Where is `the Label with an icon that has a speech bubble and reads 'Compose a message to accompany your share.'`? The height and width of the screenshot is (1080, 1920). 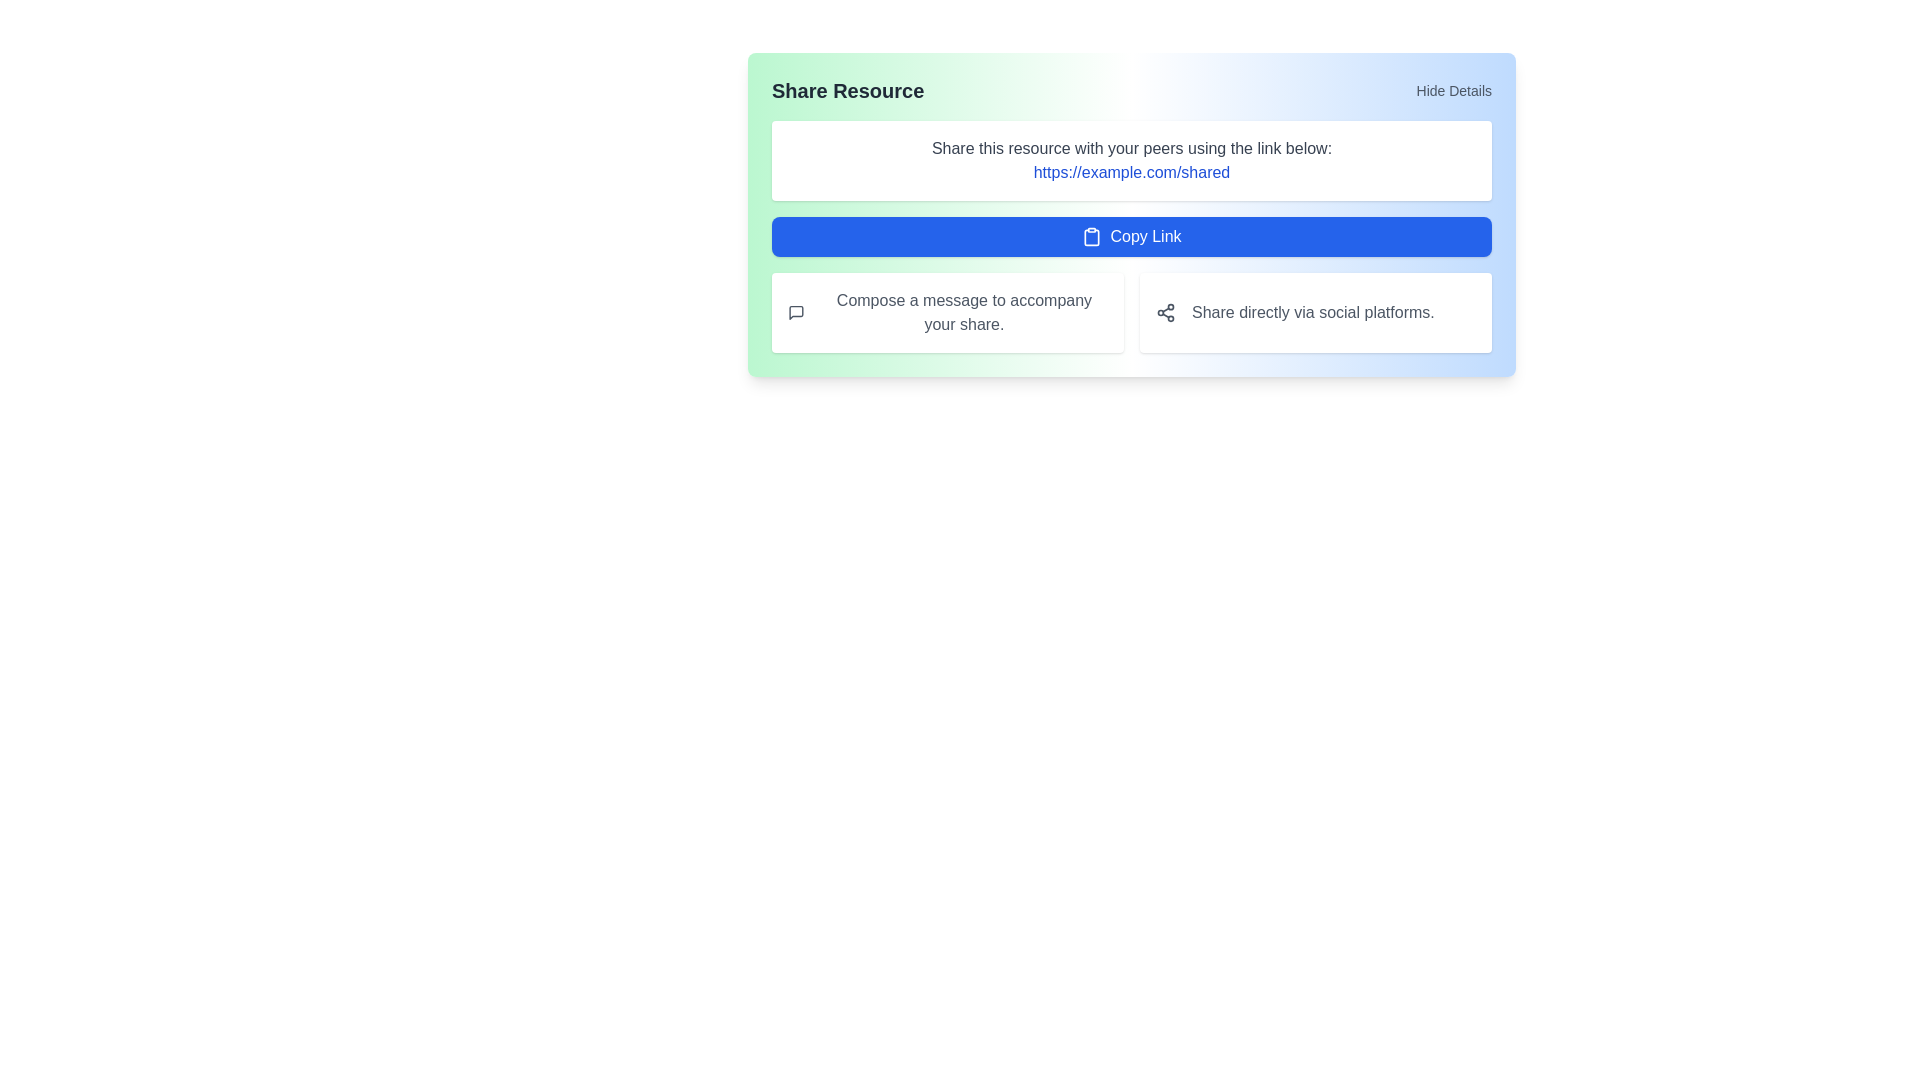 the Label with an icon that has a speech bubble and reads 'Compose a message to accompany your share.' is located at coordinates (947, 312).